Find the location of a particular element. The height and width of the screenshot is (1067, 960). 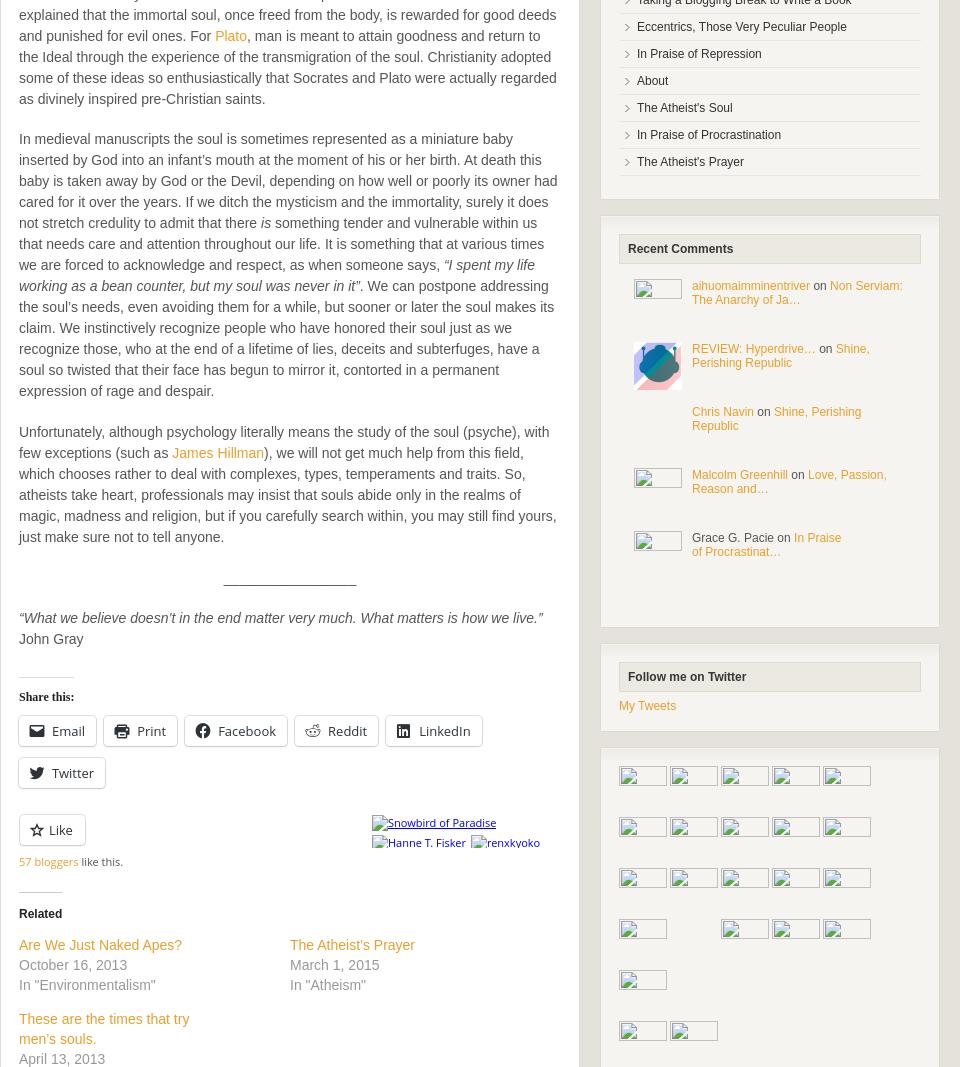

'is' is located at coordinates (265, 223).